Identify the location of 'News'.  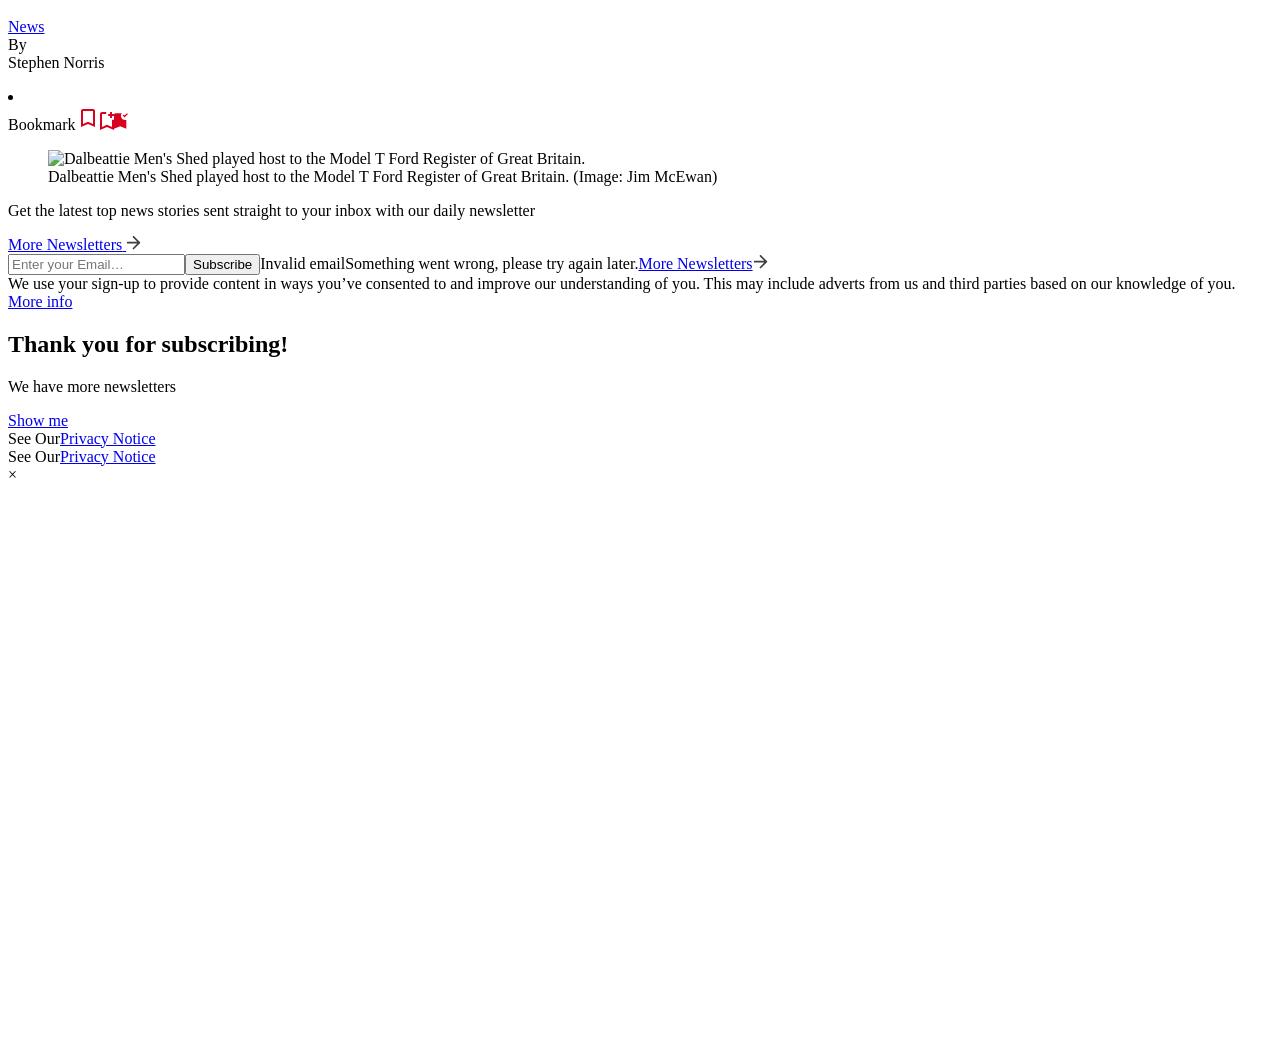
(8, 24).